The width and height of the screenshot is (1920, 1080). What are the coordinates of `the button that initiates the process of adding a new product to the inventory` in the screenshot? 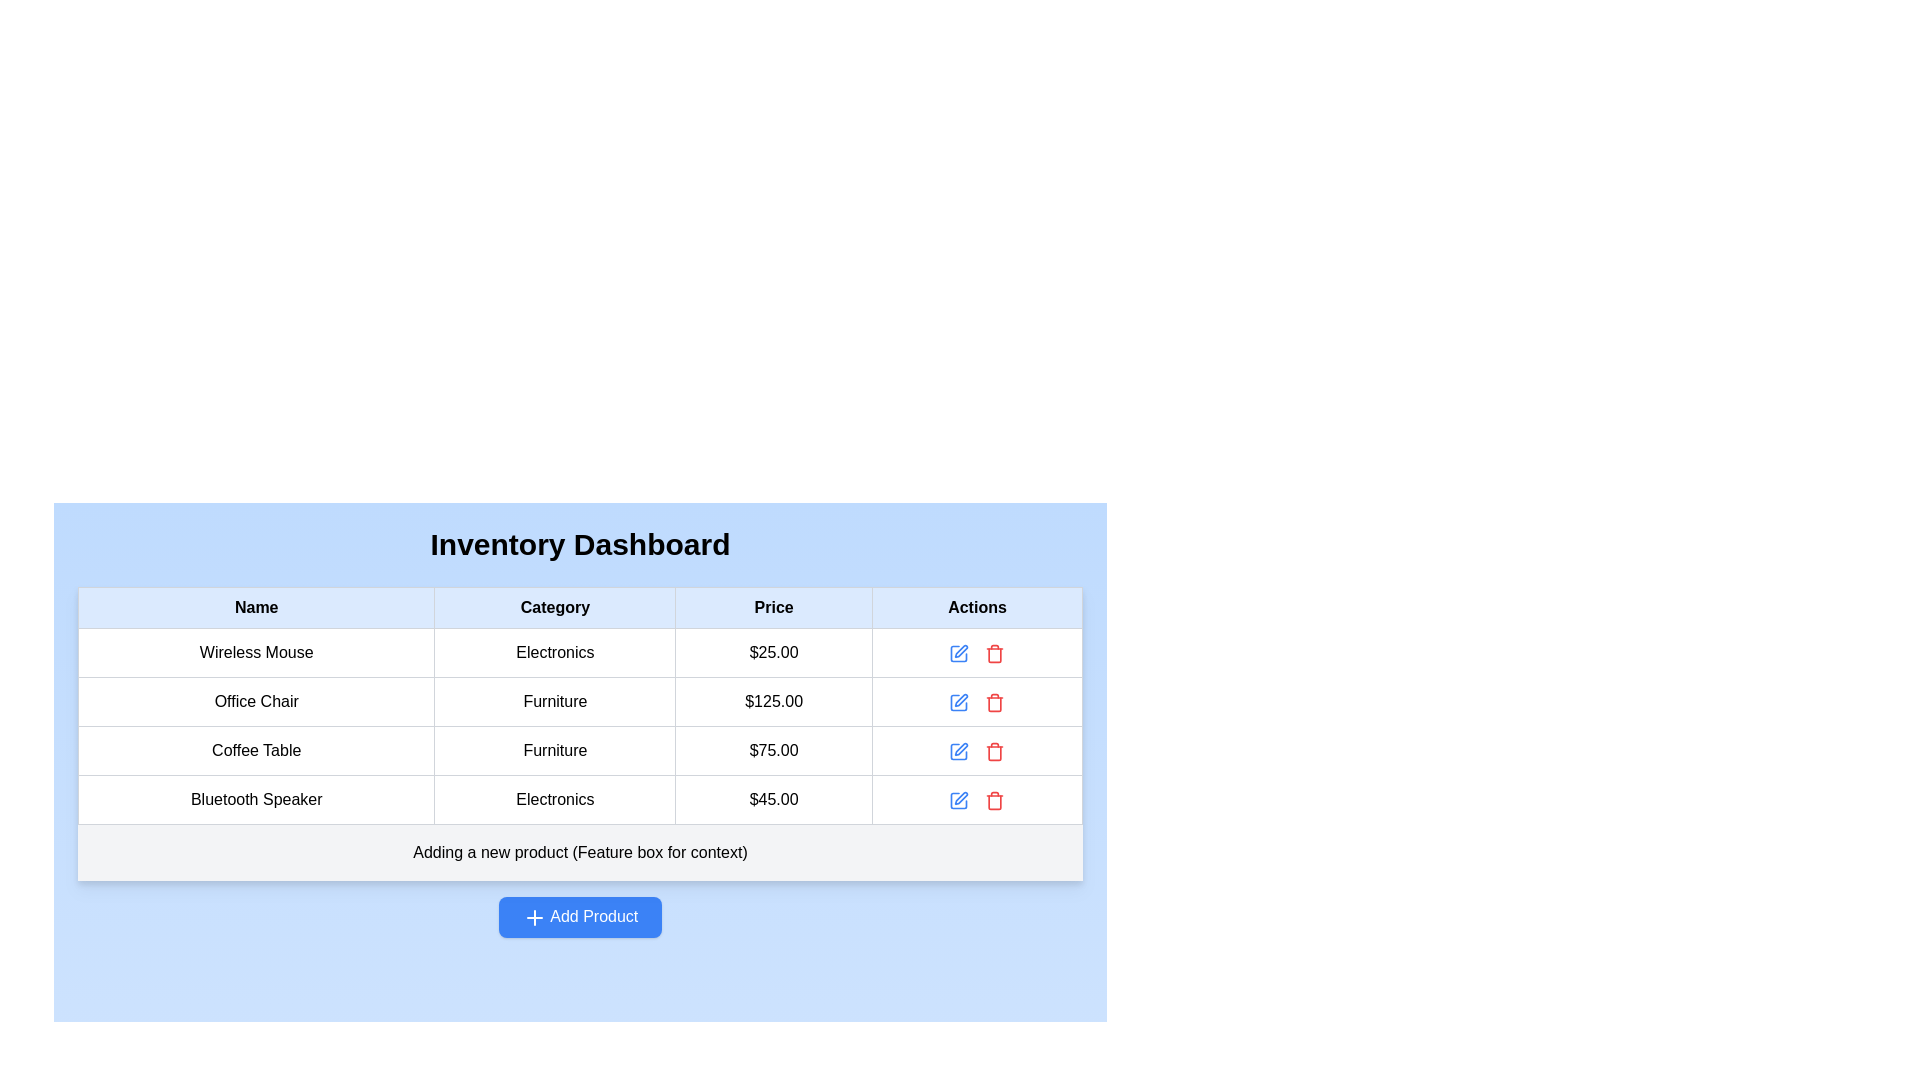 It's located at (579, 917).